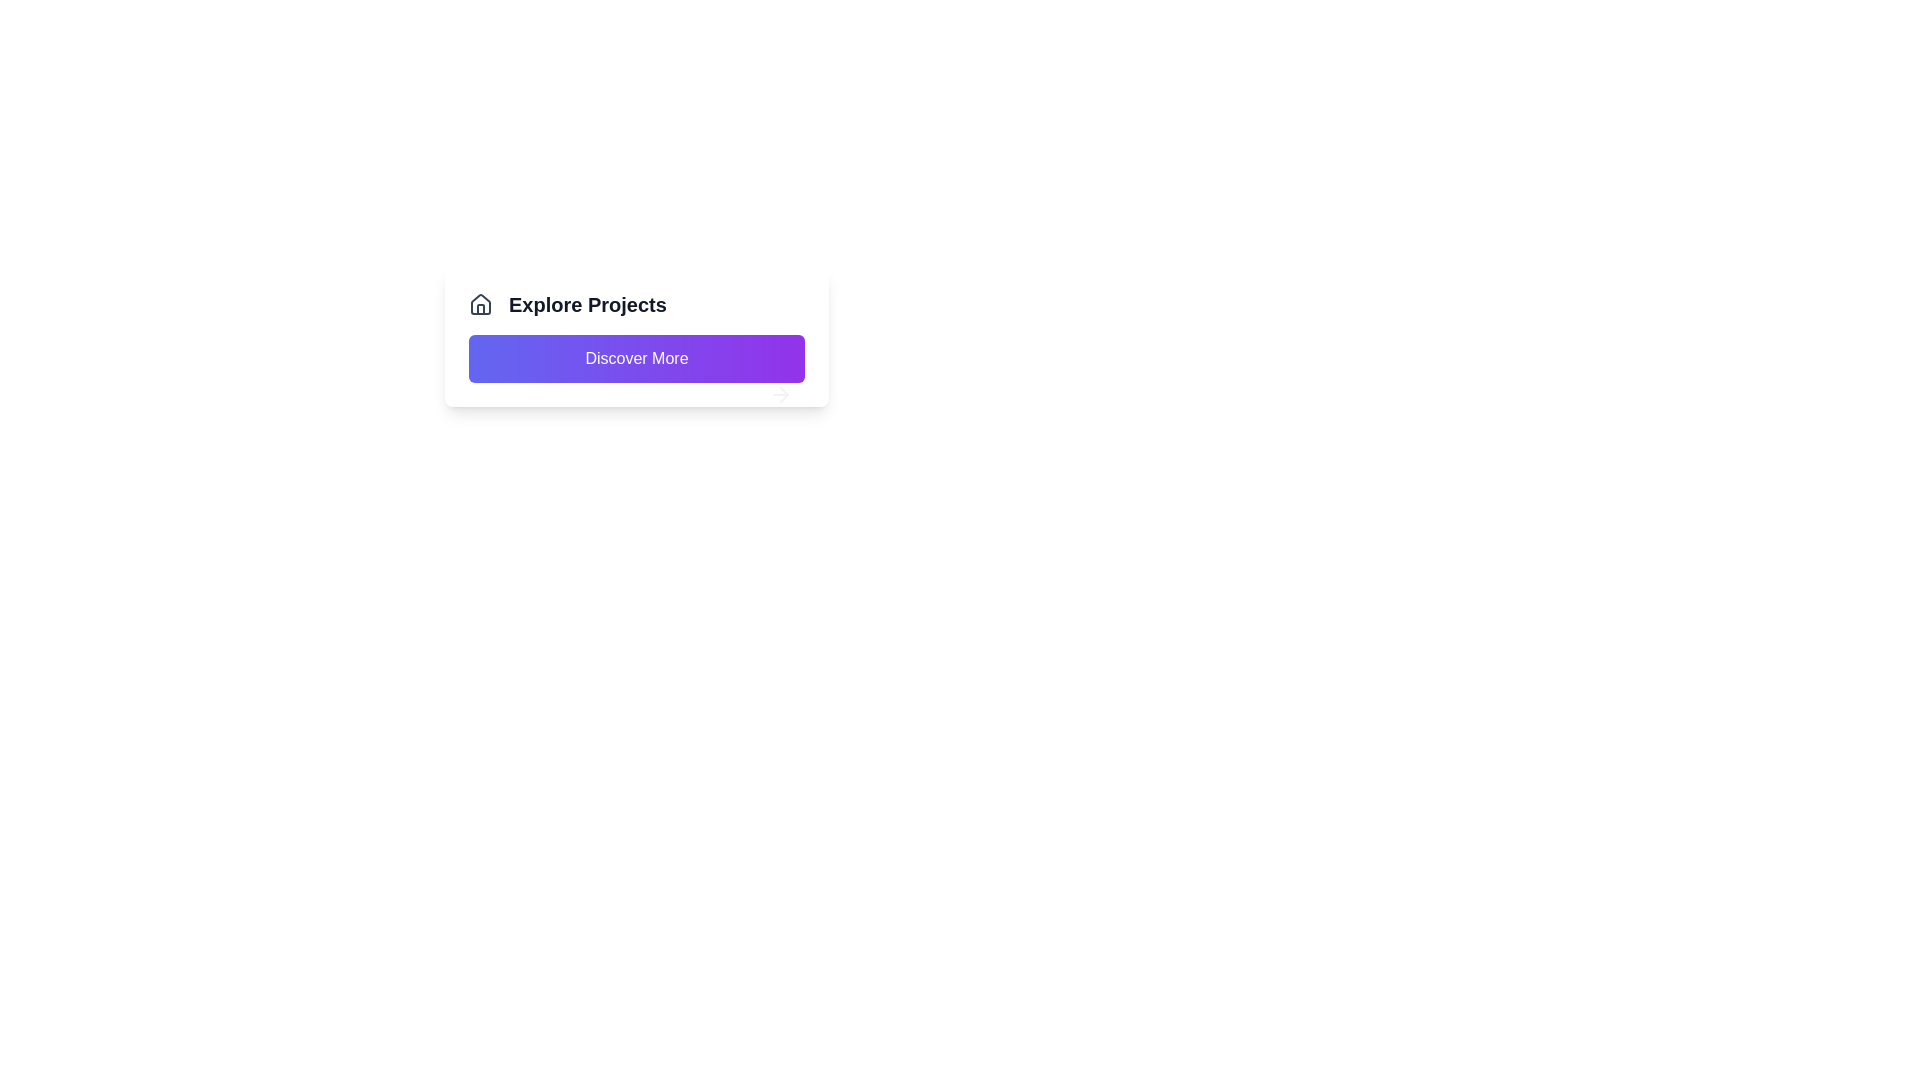  What do you see at coordinates (480, 309) in the screenshot?
I see `the small, vertical rectangular outline that is part of the house icon's lower portion, specifically the vertical rectangle in the middle of the house icon` at bounding box center [480, 309].